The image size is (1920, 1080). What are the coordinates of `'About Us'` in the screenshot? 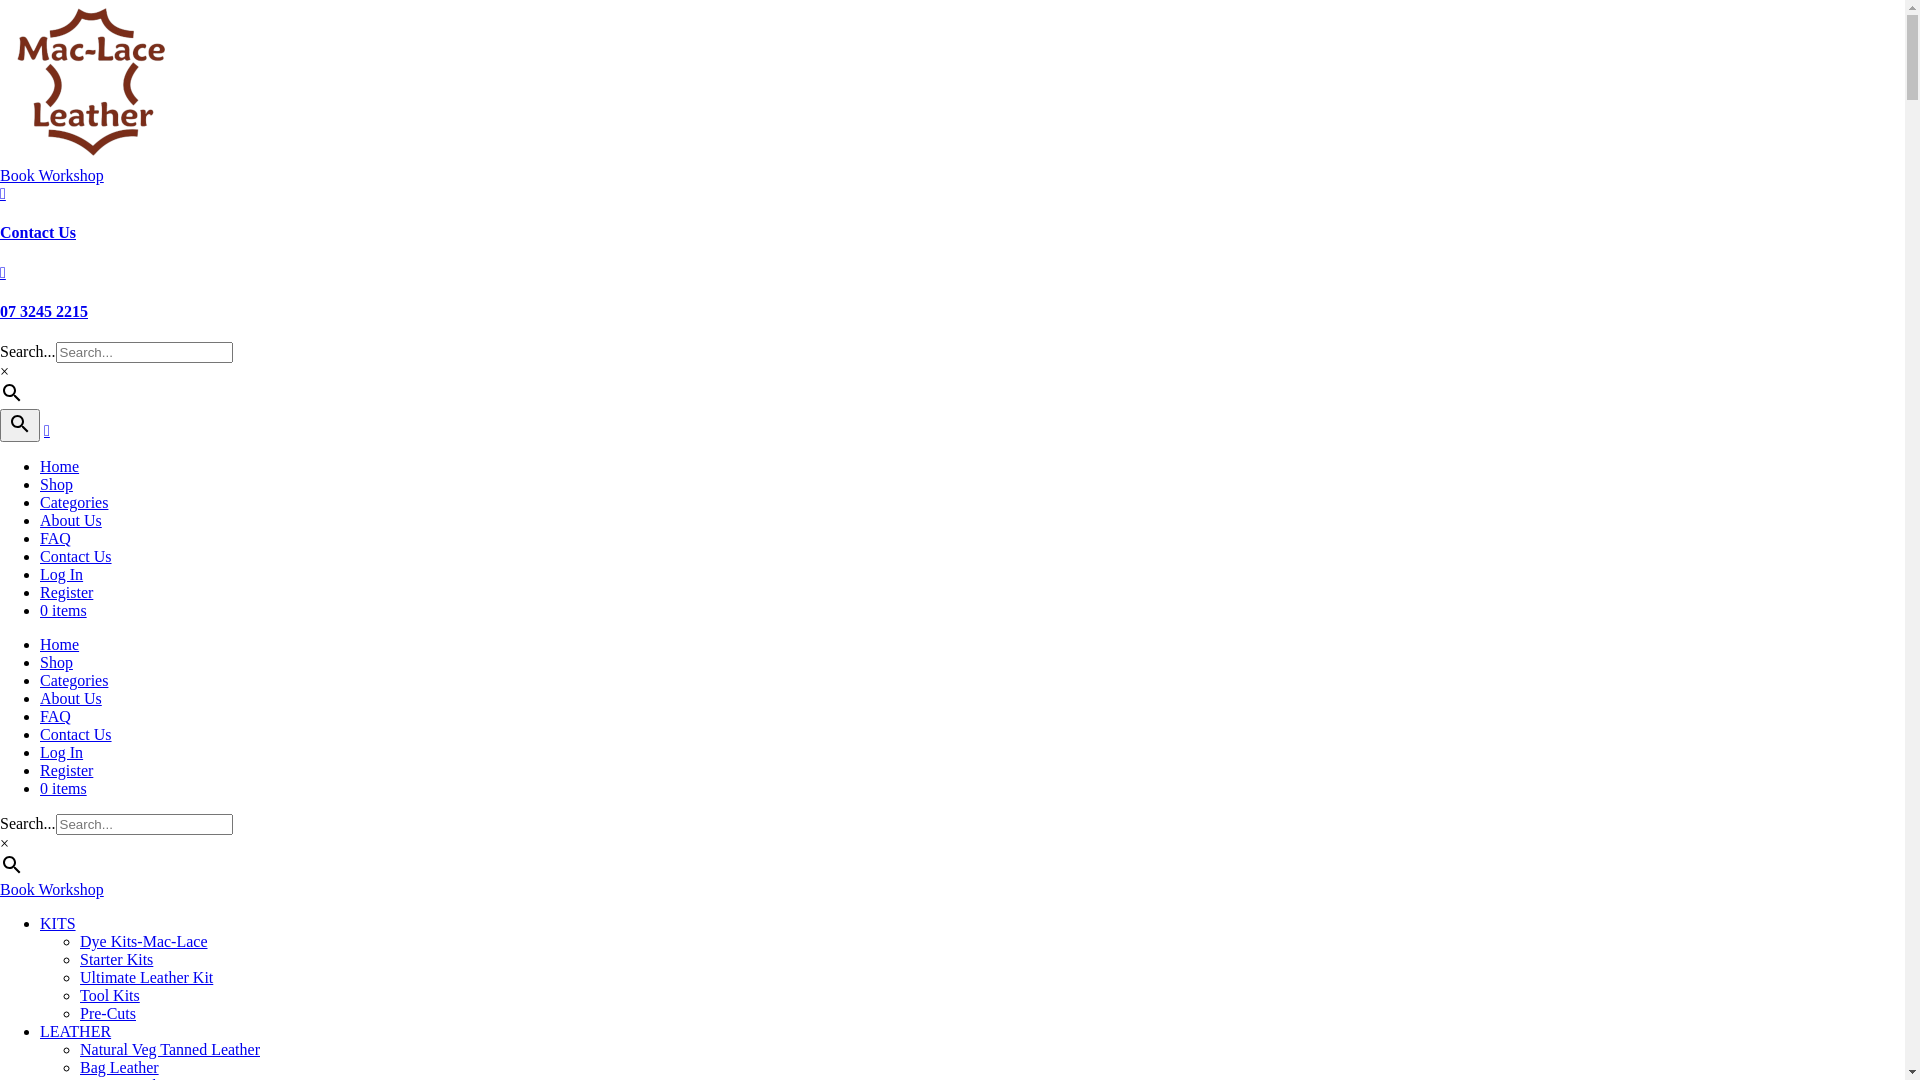 It's located at (71, 519).